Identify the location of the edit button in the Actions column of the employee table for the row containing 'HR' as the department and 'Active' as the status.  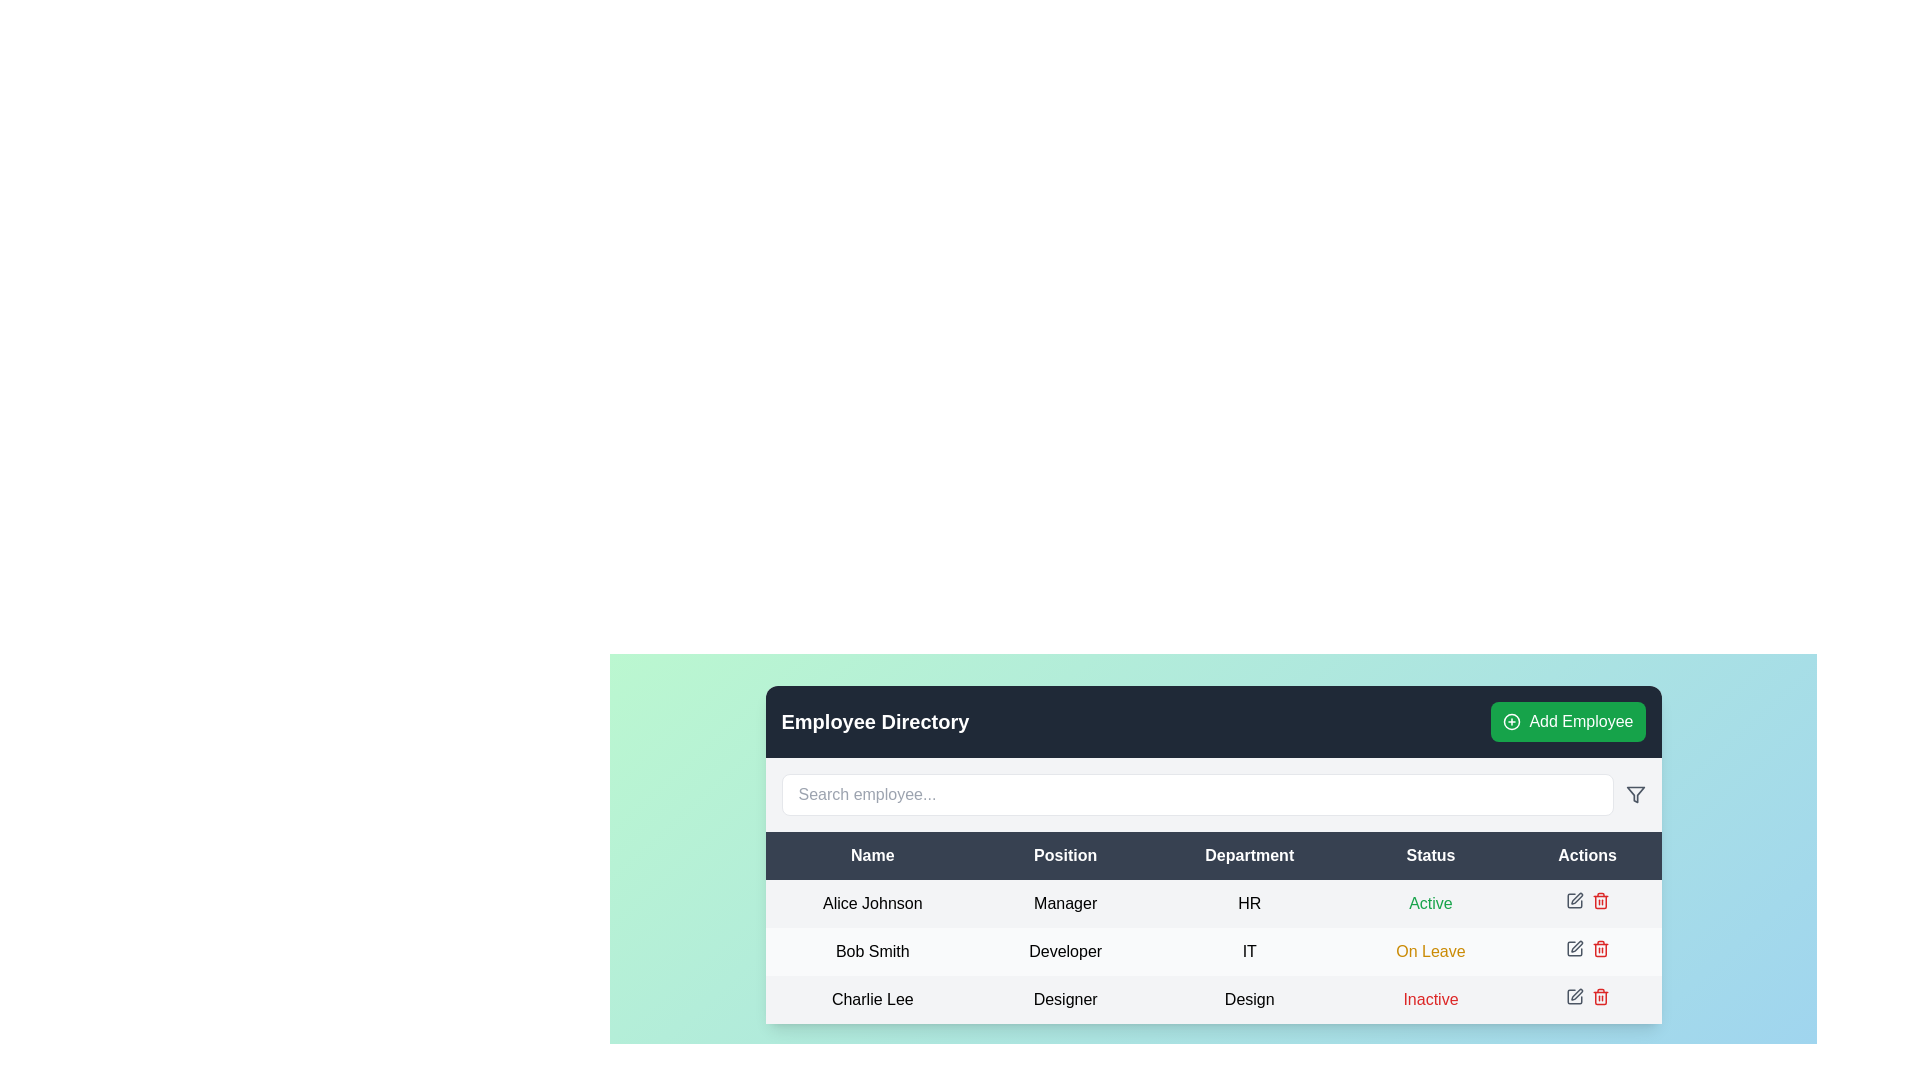
(1575, 897).